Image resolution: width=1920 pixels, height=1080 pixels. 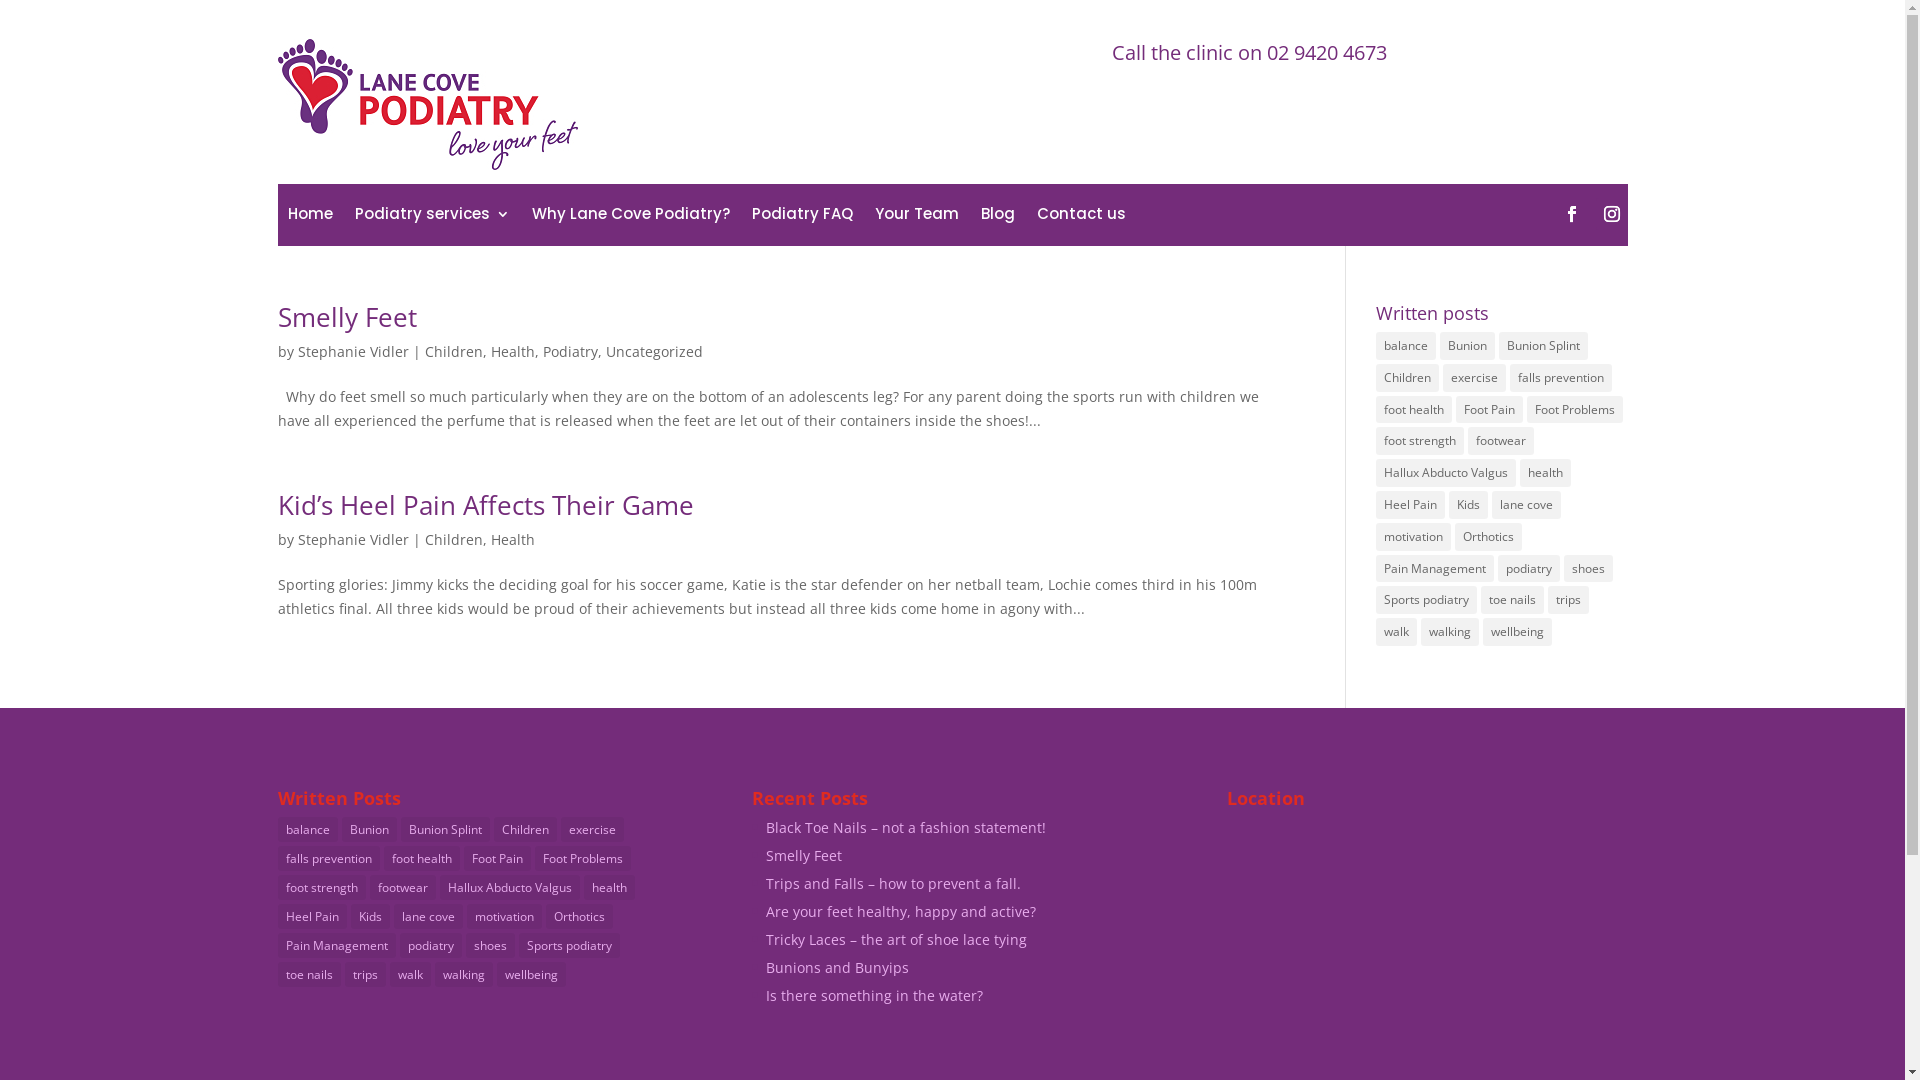 What do you see at coordinates (1517, 632) in the screenshot?
I see `'wellbeing'` at bounding box center [1517, 632].